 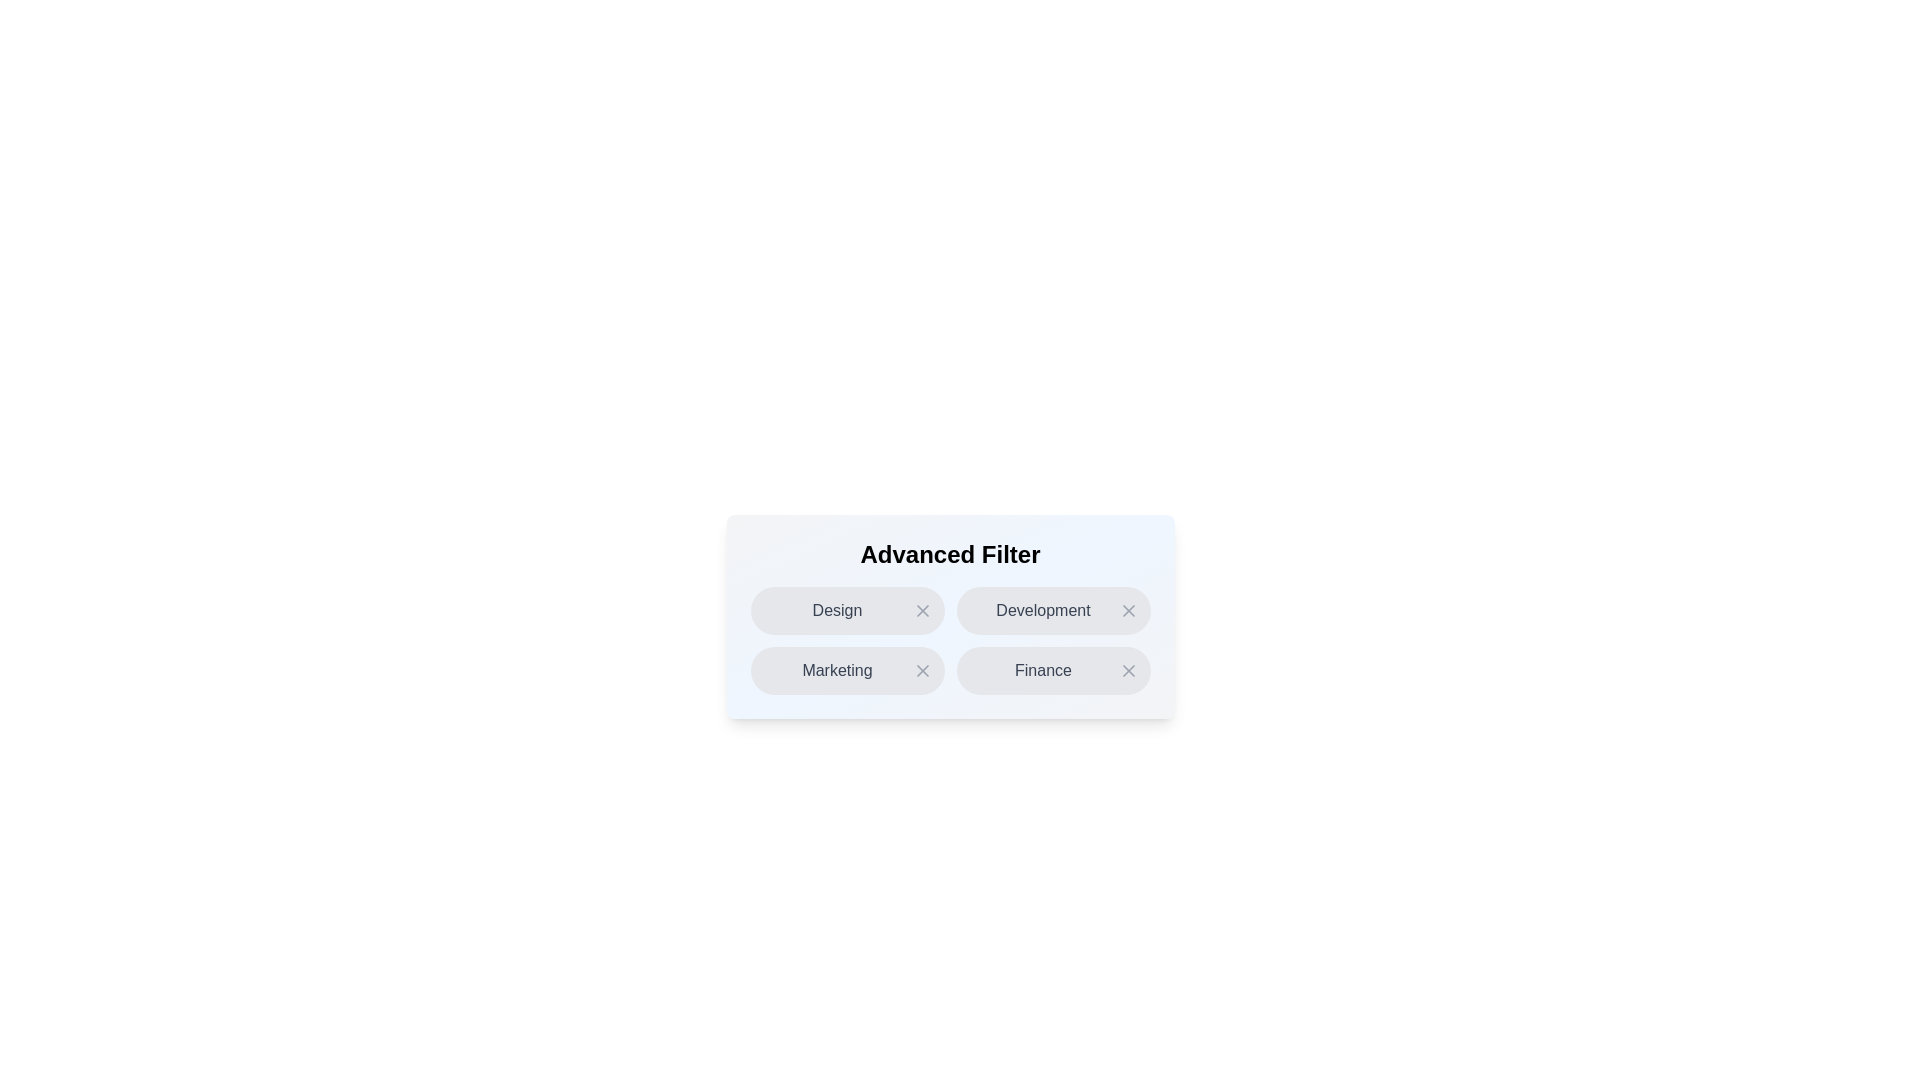 I want to click on the chip labeled Development, so click(x=1052, y=609).